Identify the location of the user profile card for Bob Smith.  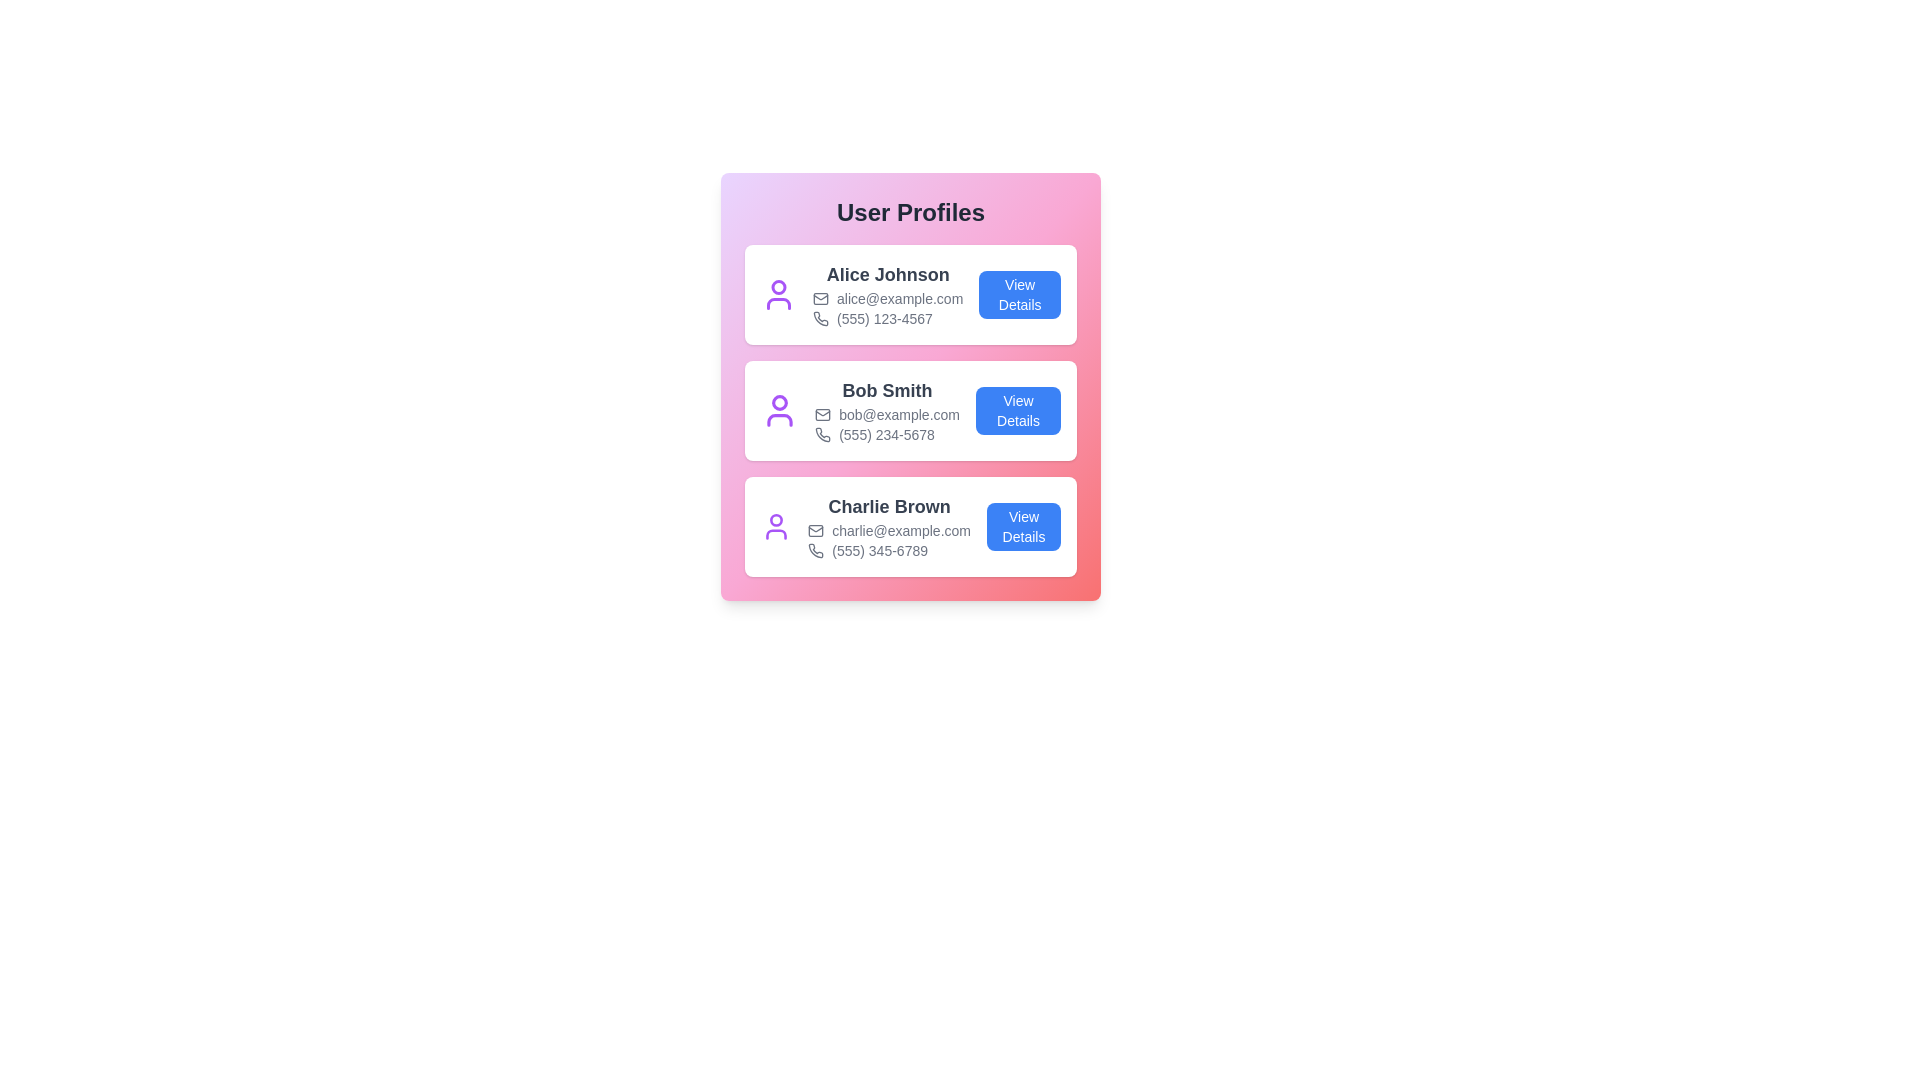
(910, 410).